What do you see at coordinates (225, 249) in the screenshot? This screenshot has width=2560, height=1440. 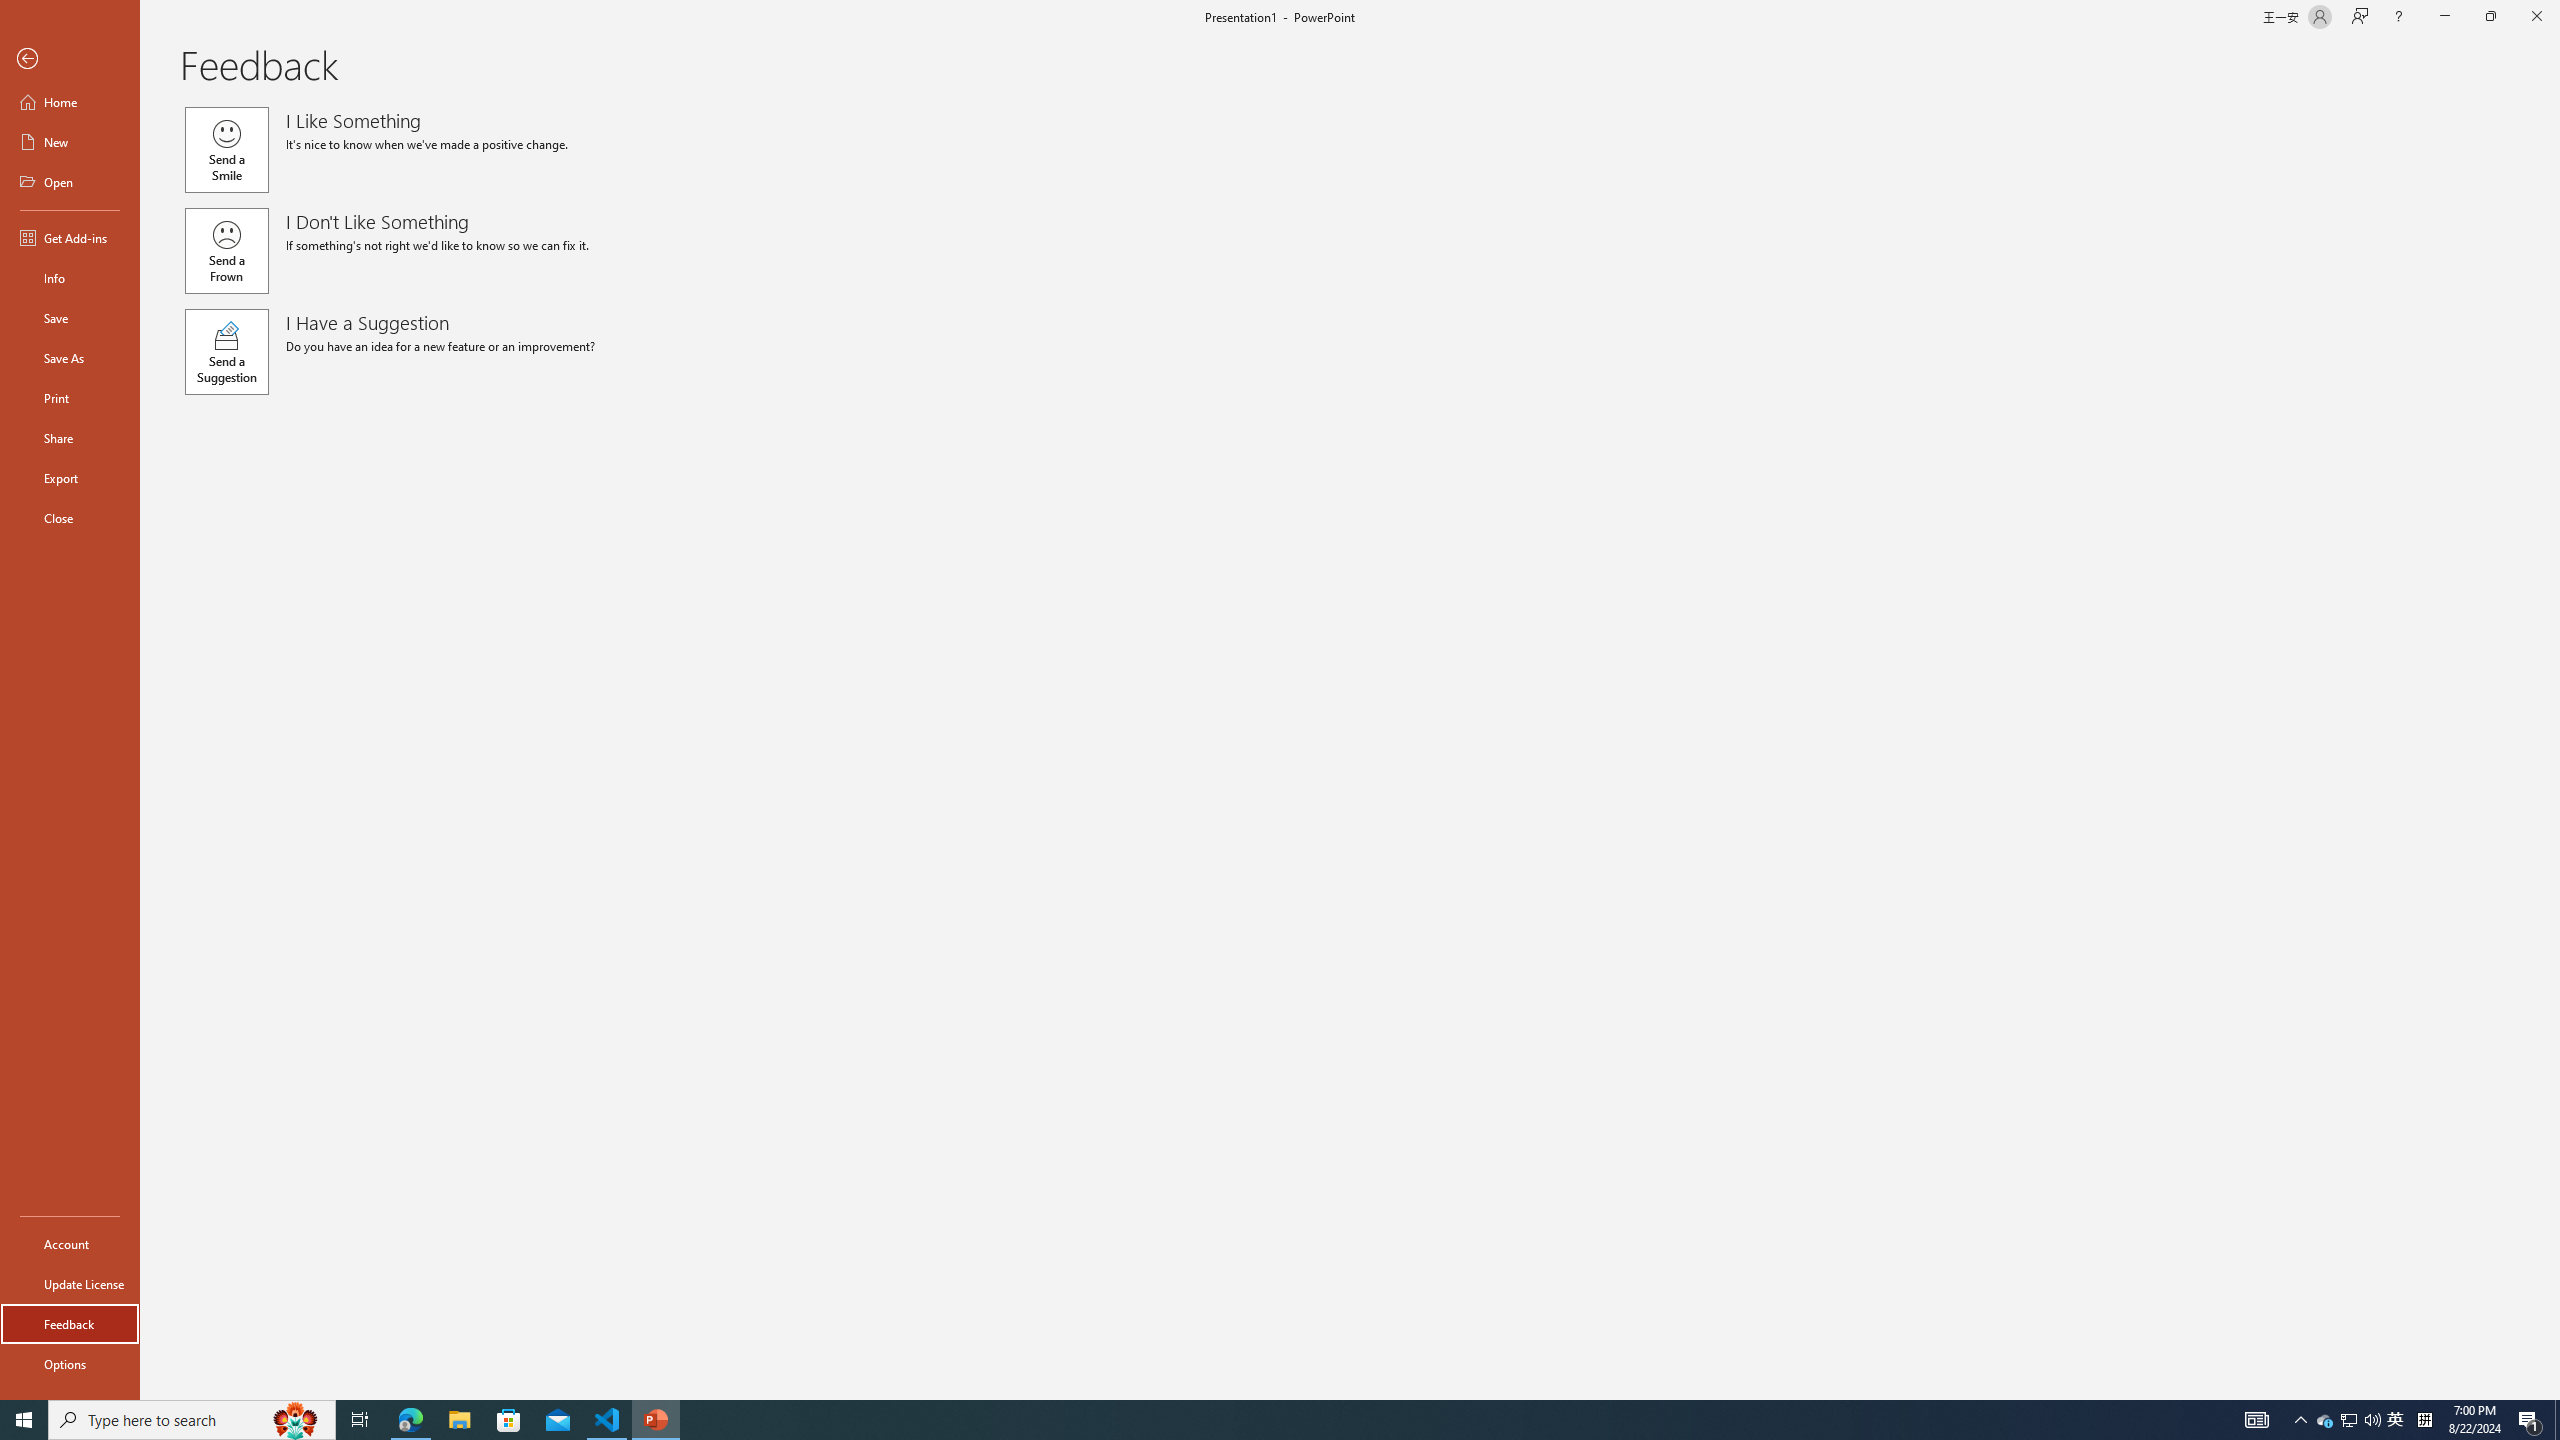 I see `'Send a Frown'` at bounding box center [225, 249].